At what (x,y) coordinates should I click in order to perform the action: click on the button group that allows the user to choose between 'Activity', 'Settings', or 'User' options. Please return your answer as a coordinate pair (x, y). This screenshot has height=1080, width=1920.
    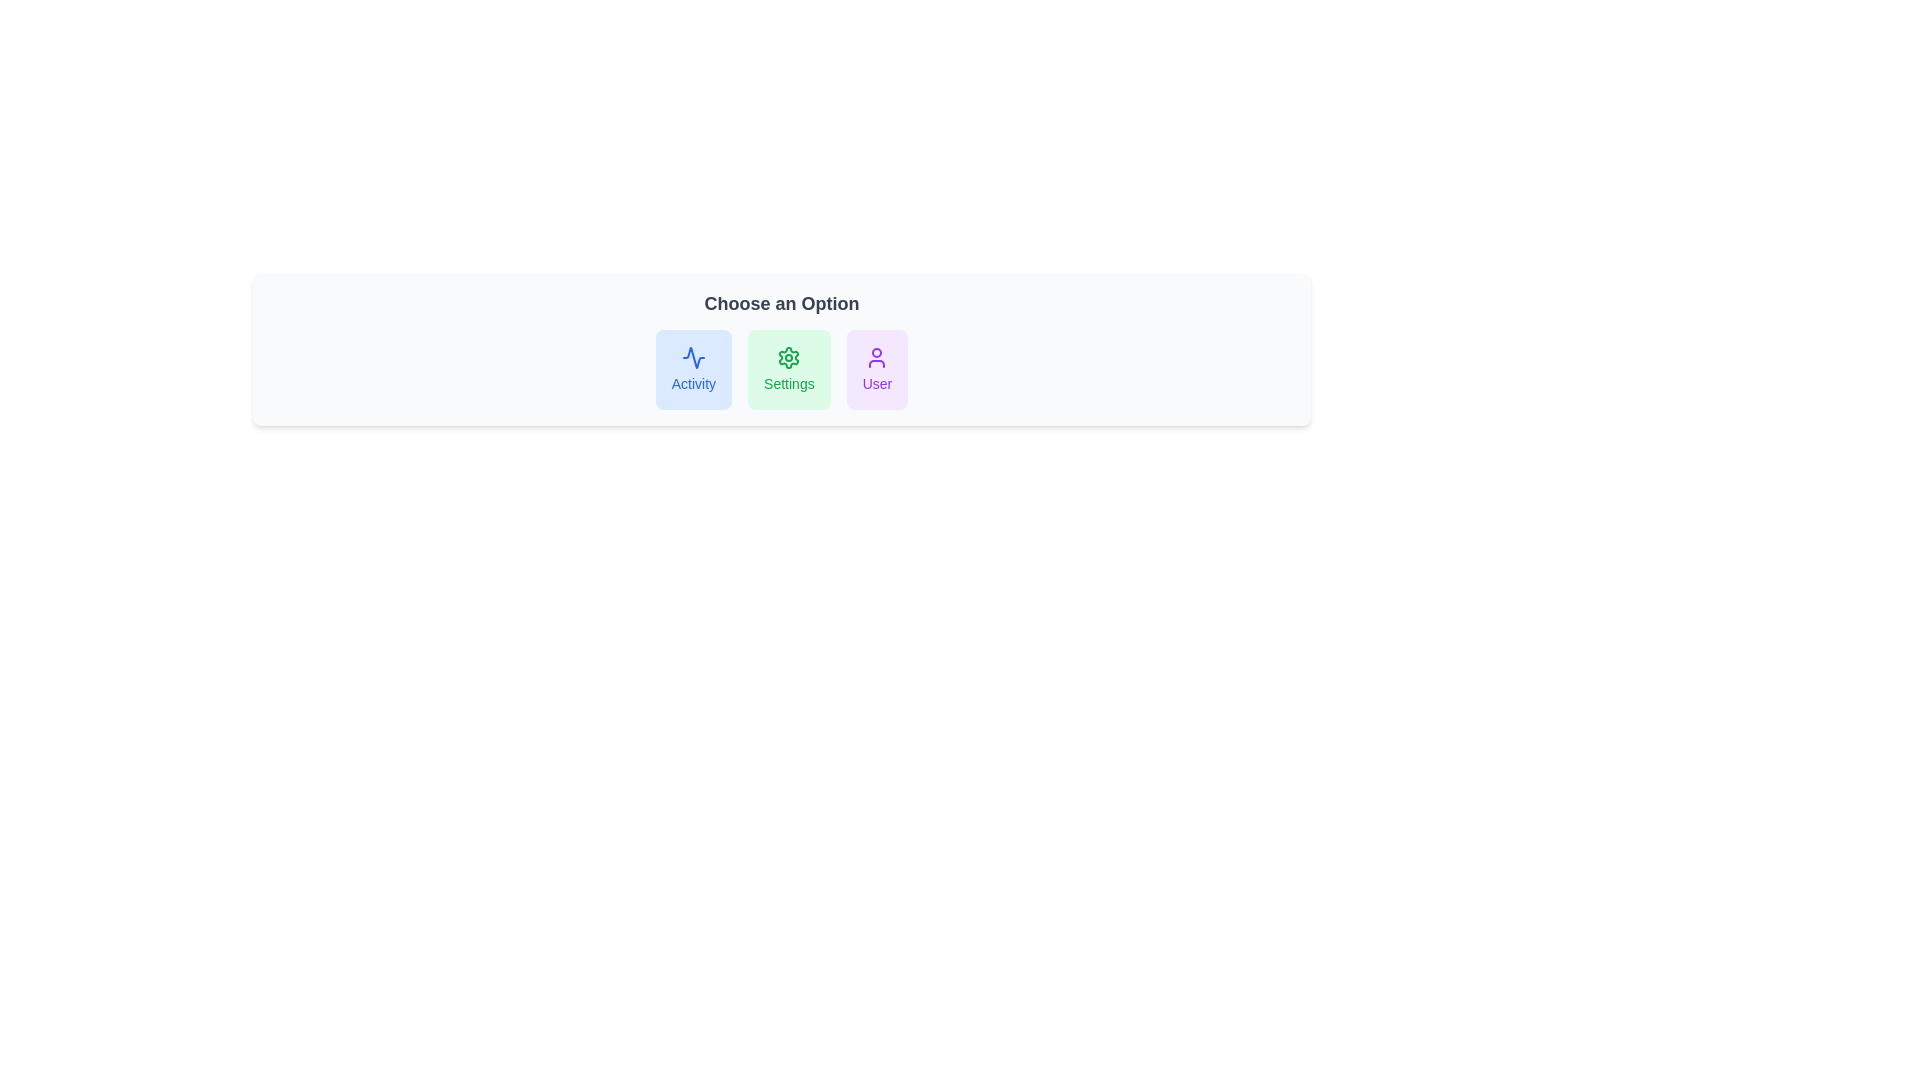
    Looking at the image, I should click on (781, 370).